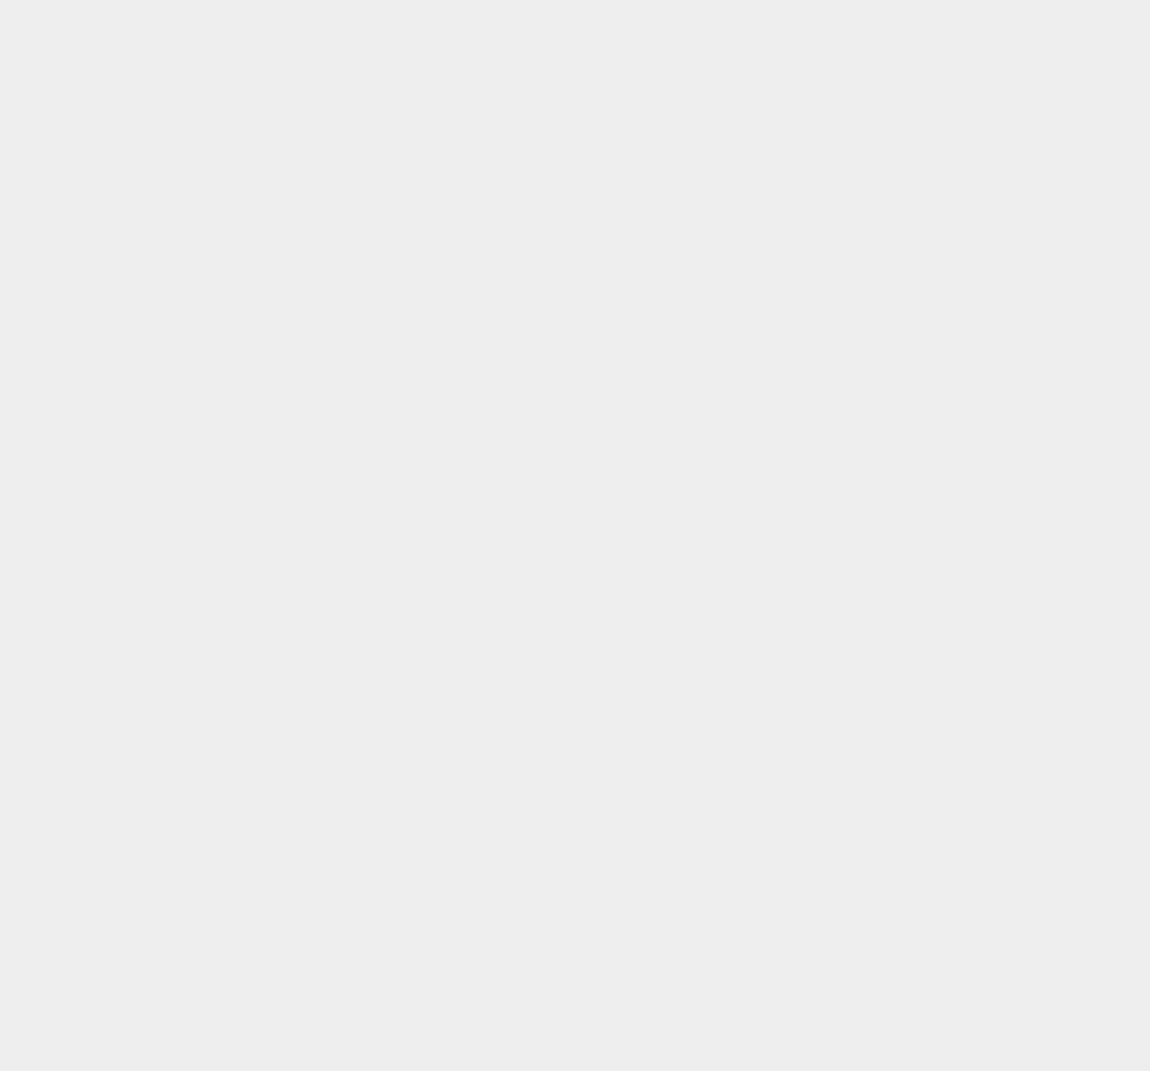 This screenshot has height=1071, width=1150. What do you see at coordinates (838, 902) in the screenshot?
I see `'iPhone 7'` at bounding box center [838, 902].